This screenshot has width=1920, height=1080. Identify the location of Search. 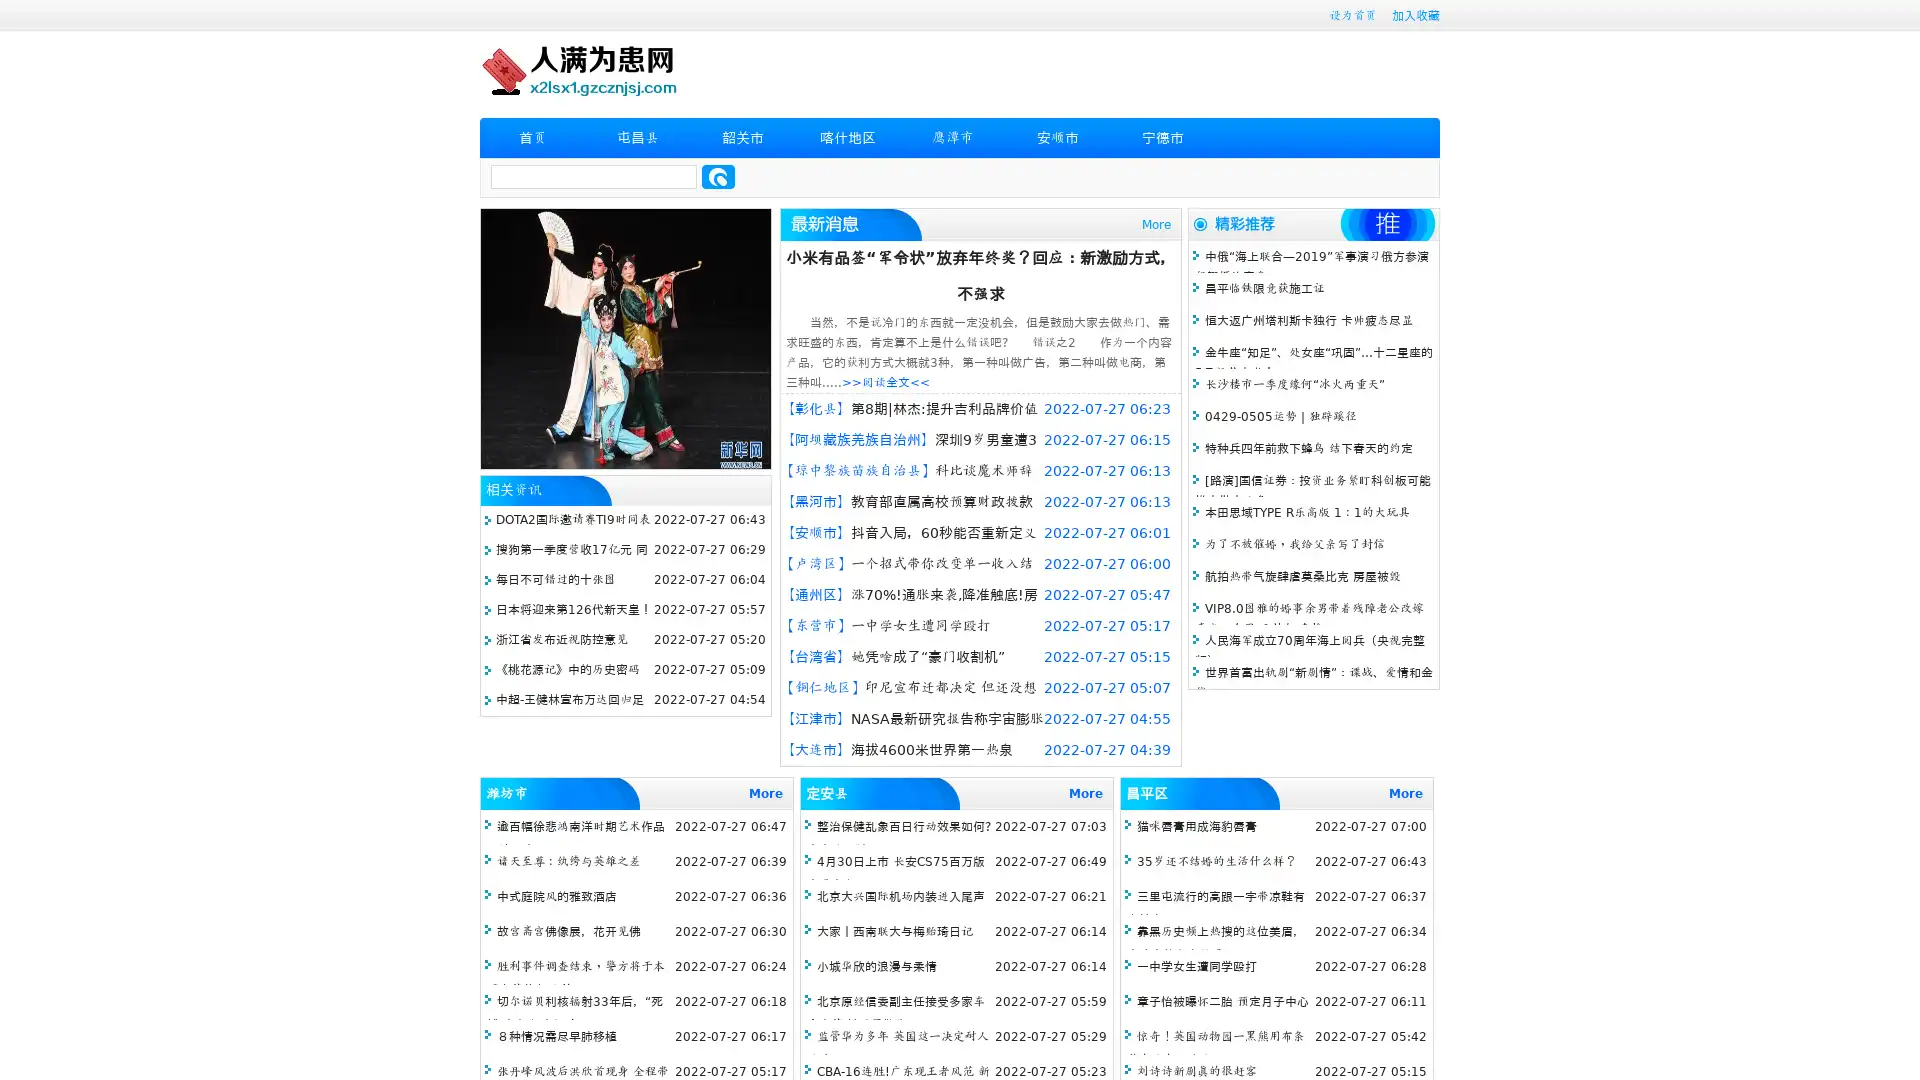
(718, 176).